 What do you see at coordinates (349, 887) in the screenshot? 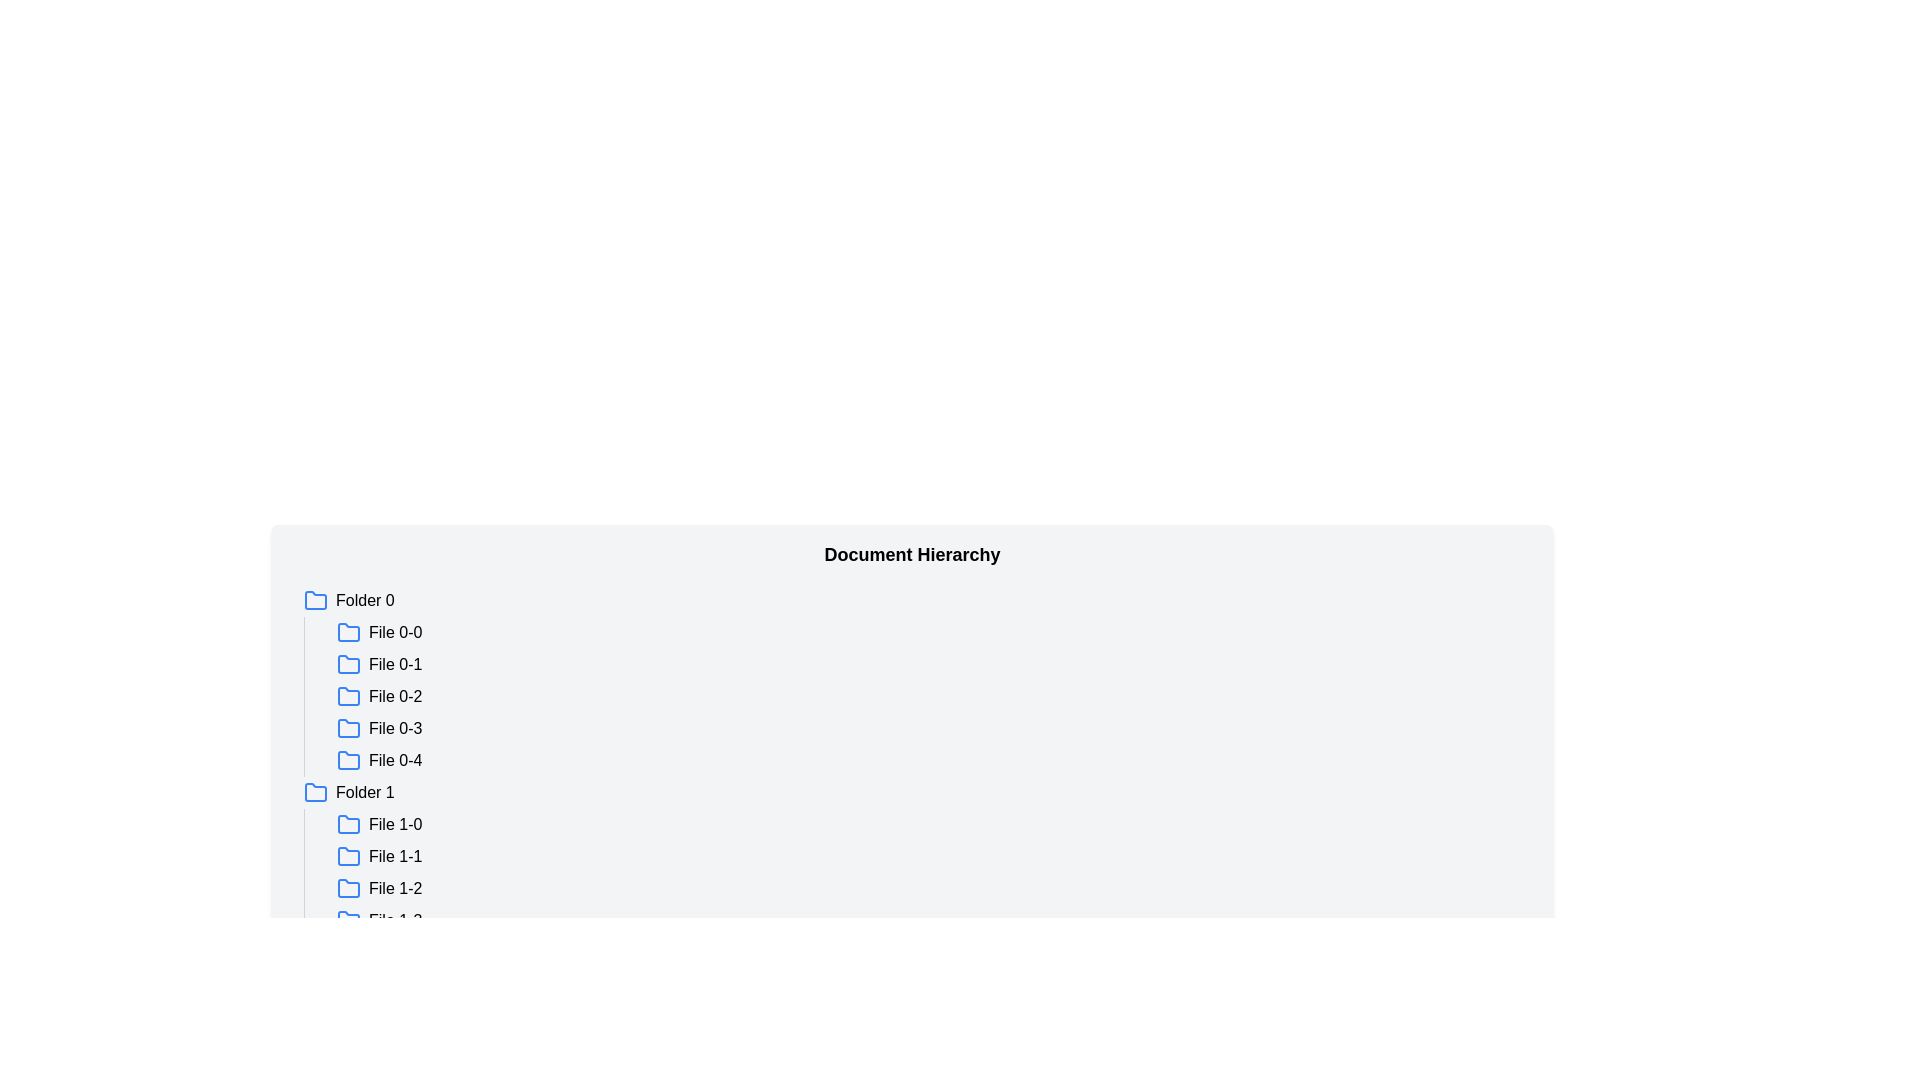
I see `the folder icon located to the left of the text 'File 1-2'` at bounding box center [349, 887].